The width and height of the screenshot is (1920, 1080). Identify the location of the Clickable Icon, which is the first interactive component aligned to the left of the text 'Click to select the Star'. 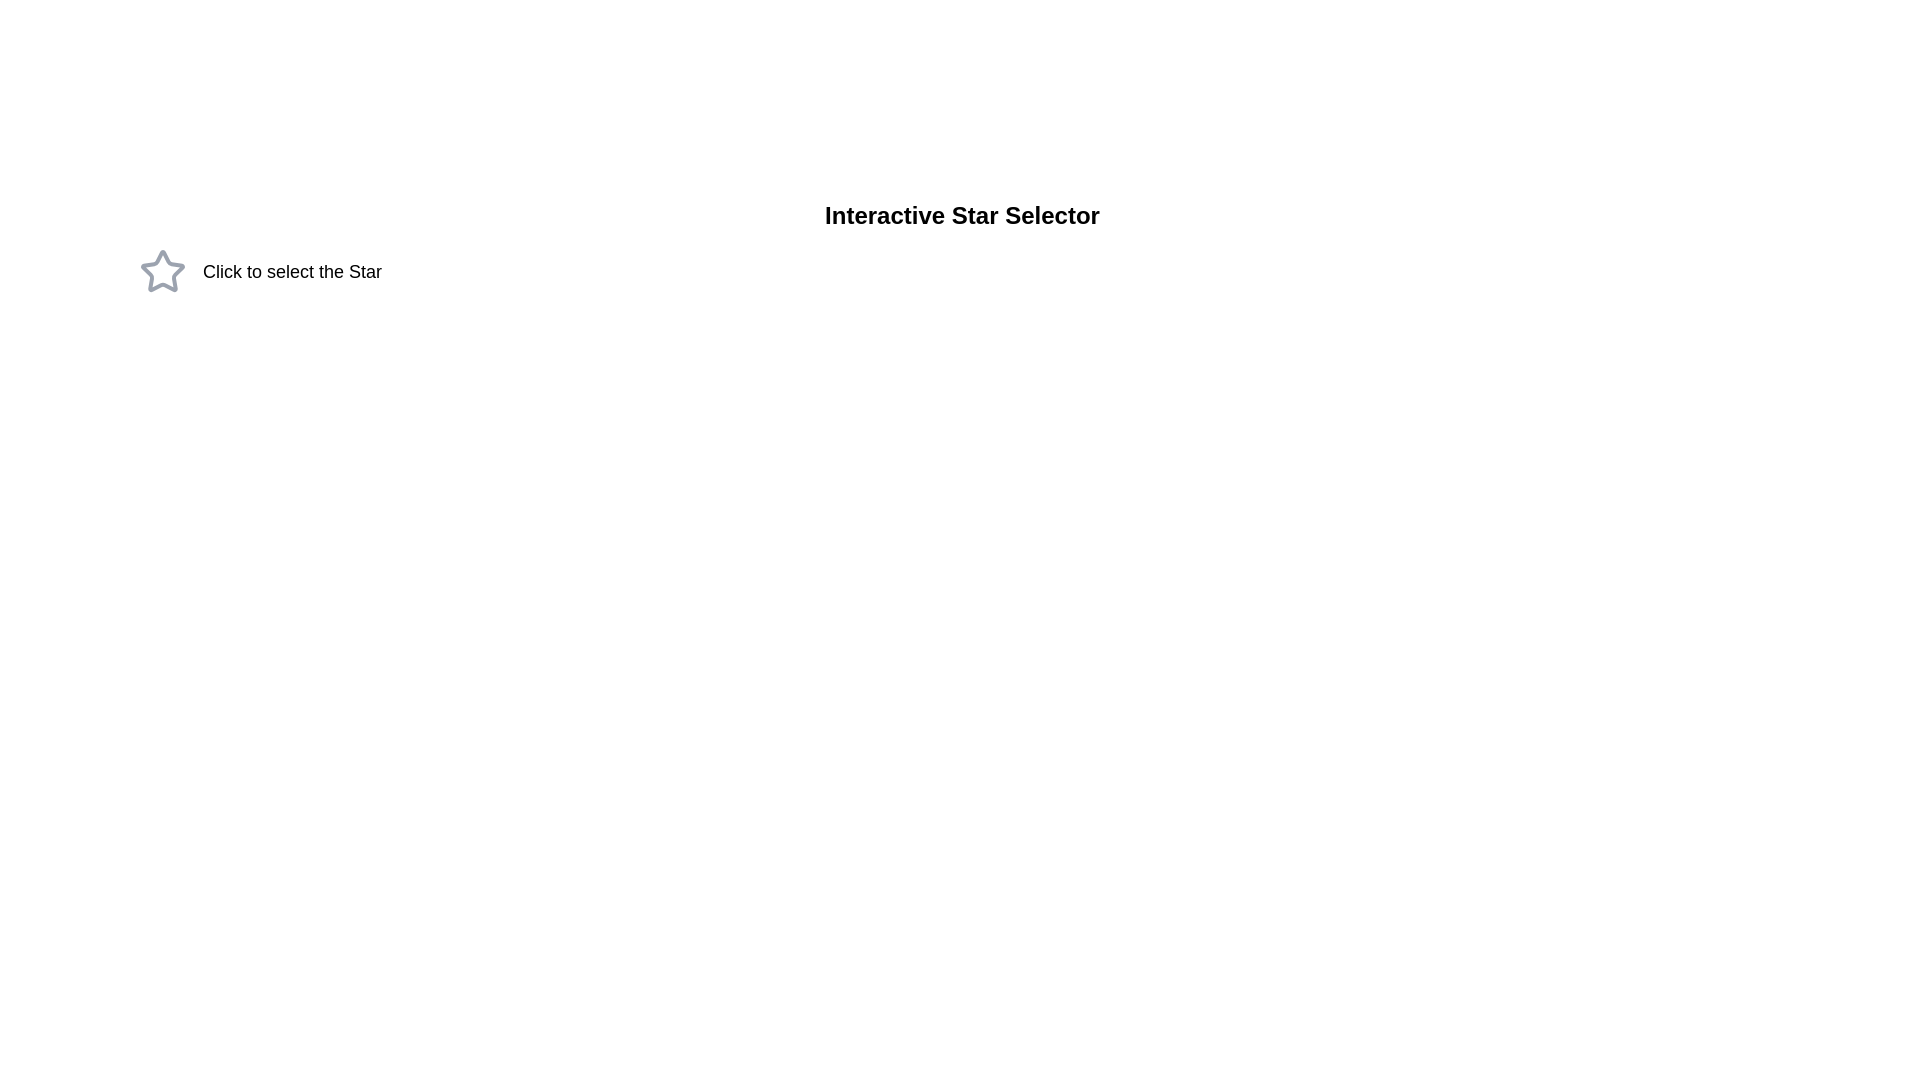
(163, 272).